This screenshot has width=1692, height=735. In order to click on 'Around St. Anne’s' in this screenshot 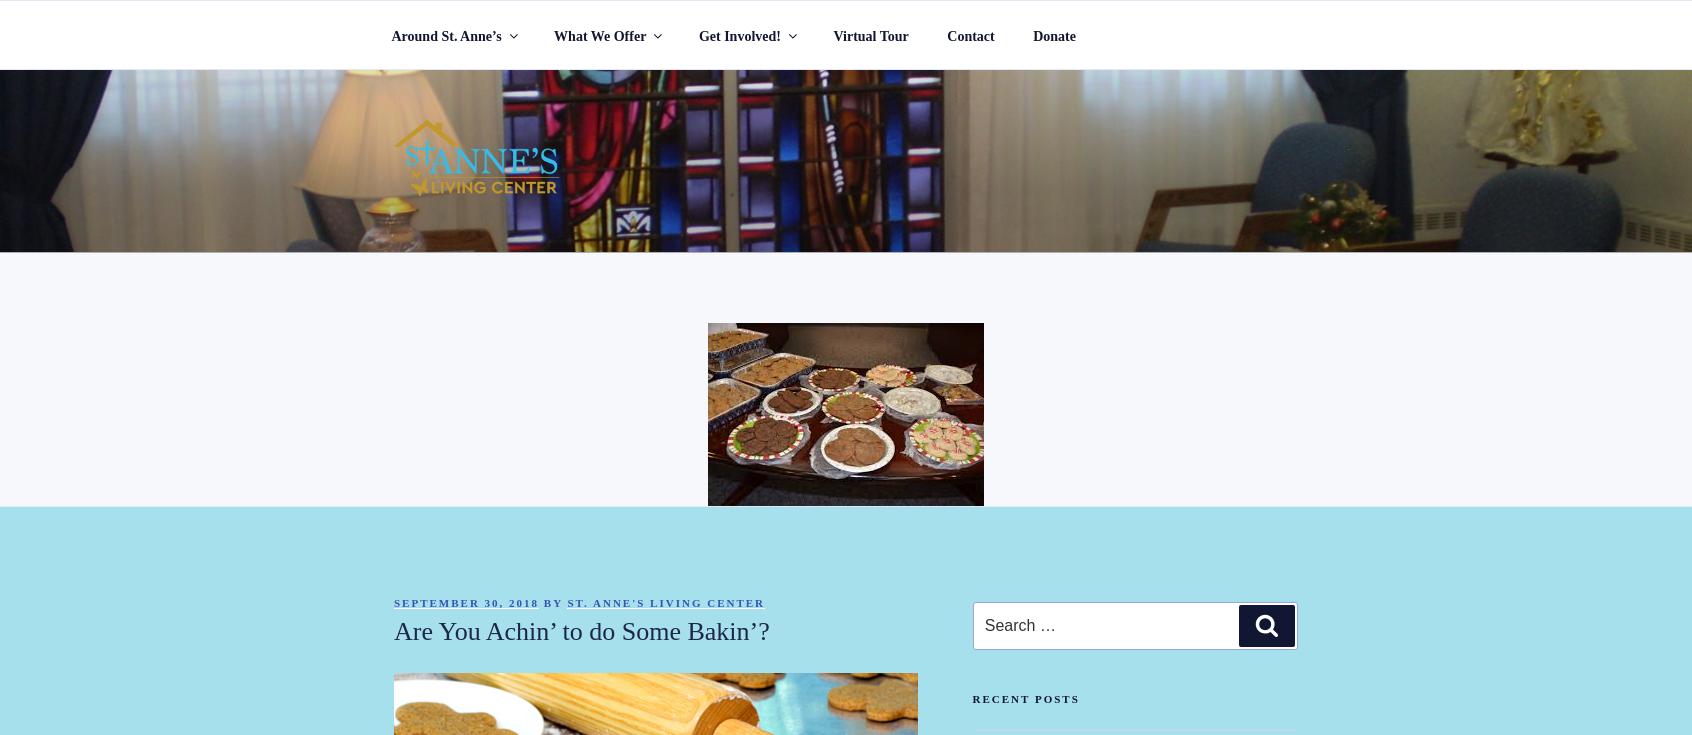, I will do `click(445, 34)`.